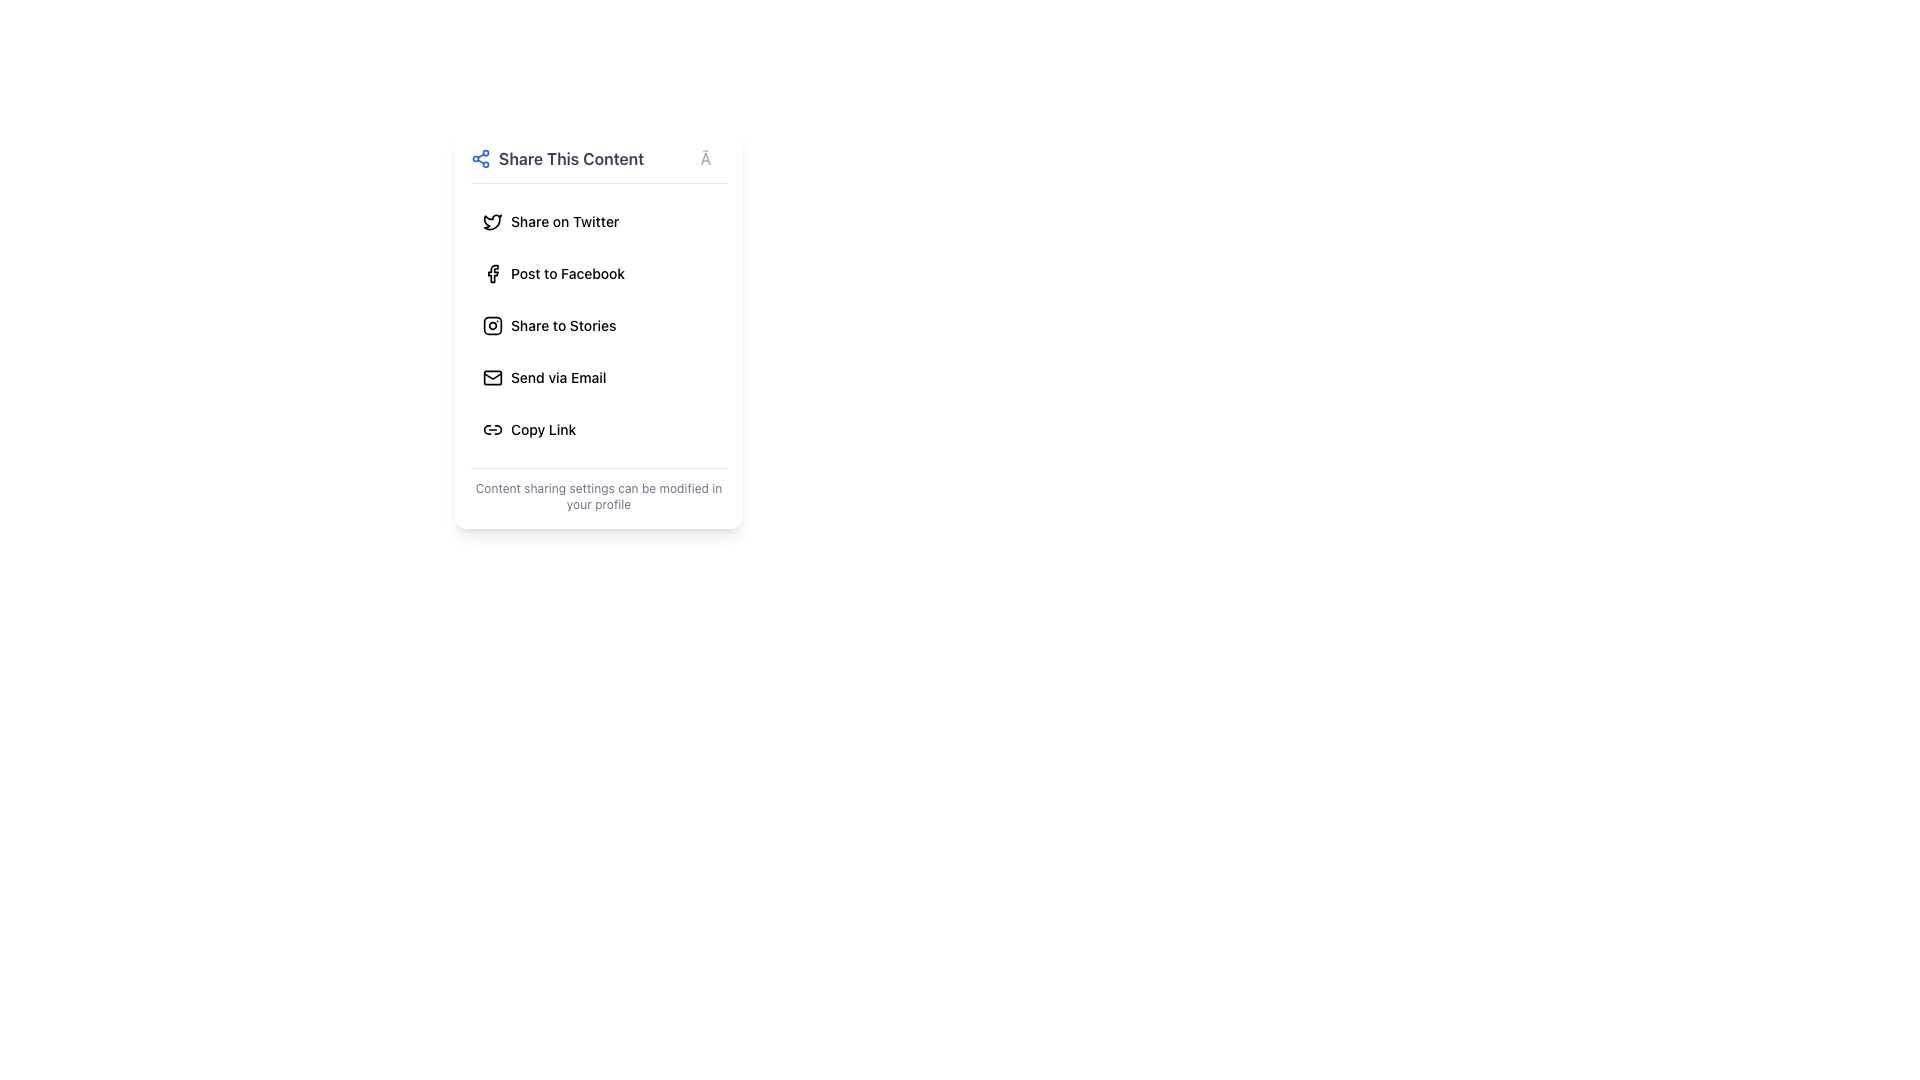 The image size is (1920, 1080). What do you see at coordinates (562, 325) in the screenshot?
I see `the 'Share to Stories' text label, which is the third option in the sharing menu, located between 'Post to Facebook' and 'Send via Email'` at bounding box center [562, 325].